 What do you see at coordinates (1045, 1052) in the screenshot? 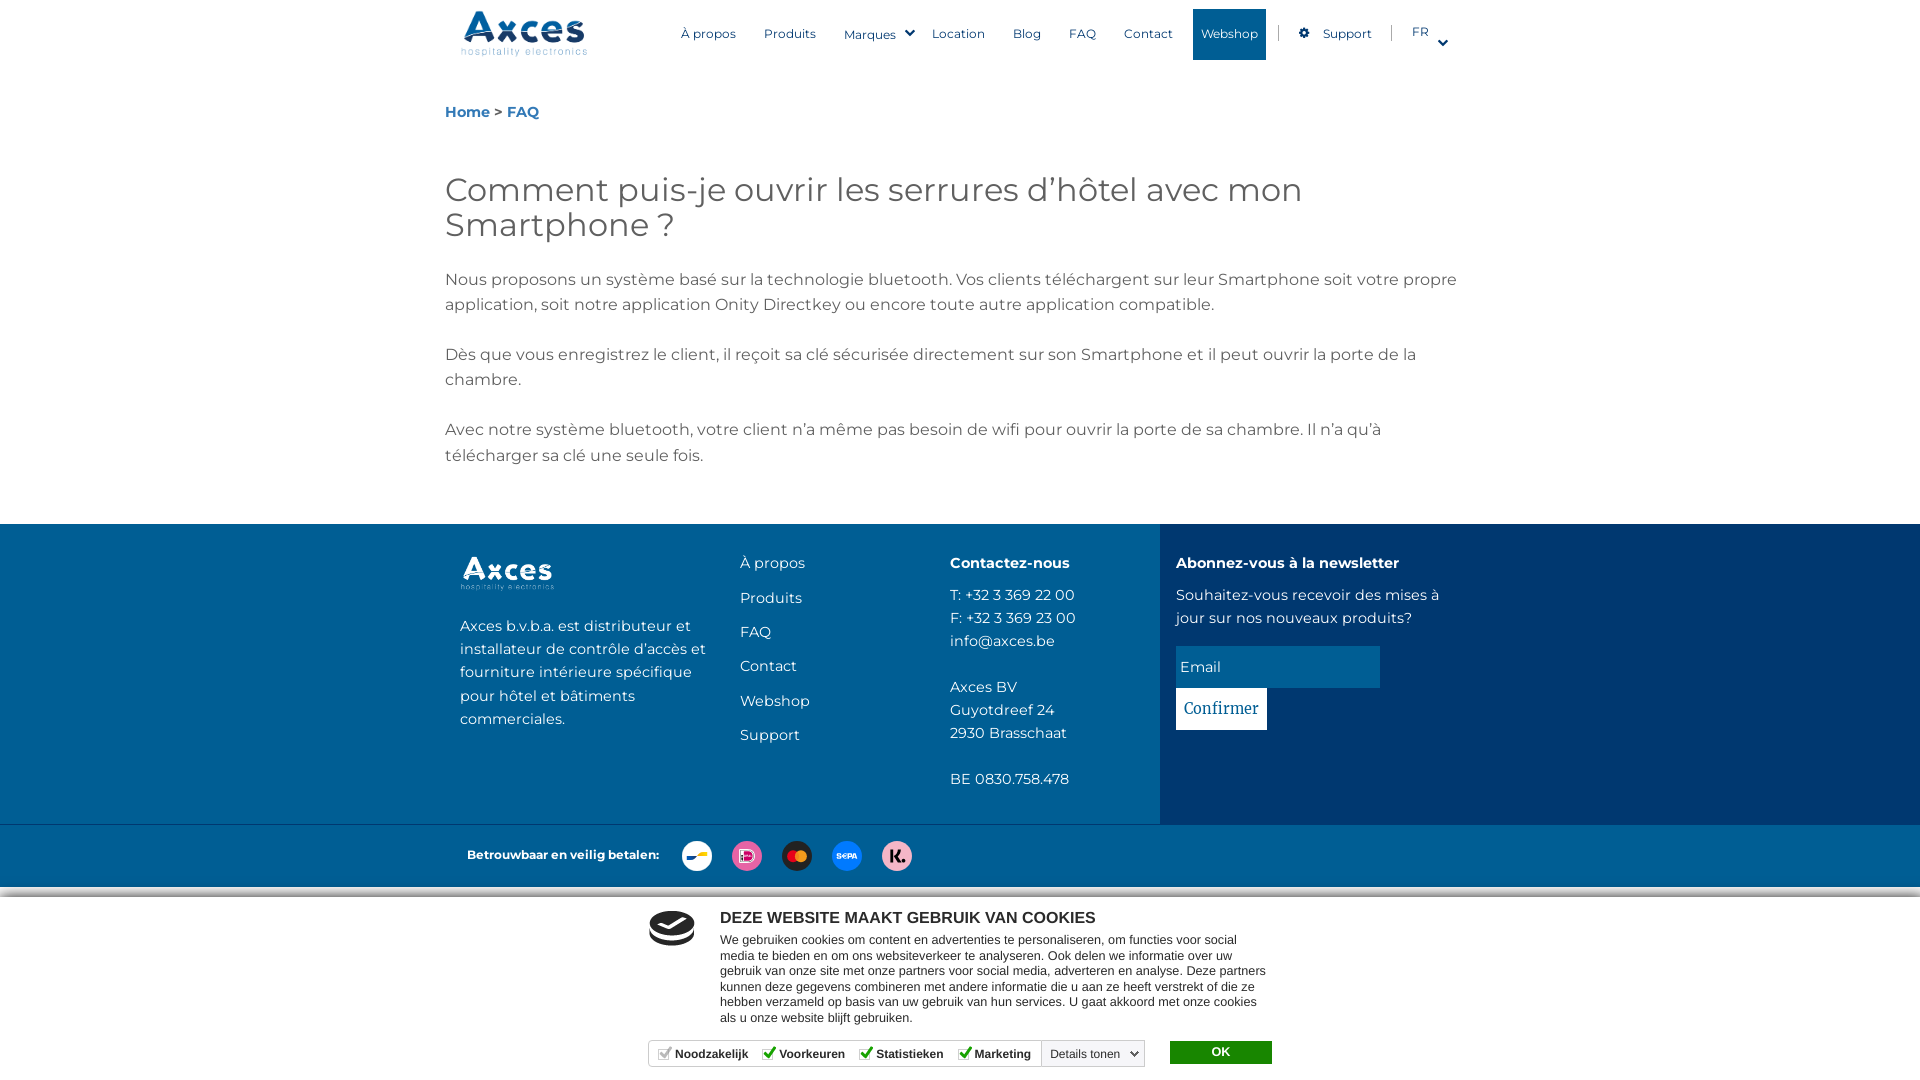
I see `'Details tonen'` at bounding box center [1045, 1052].